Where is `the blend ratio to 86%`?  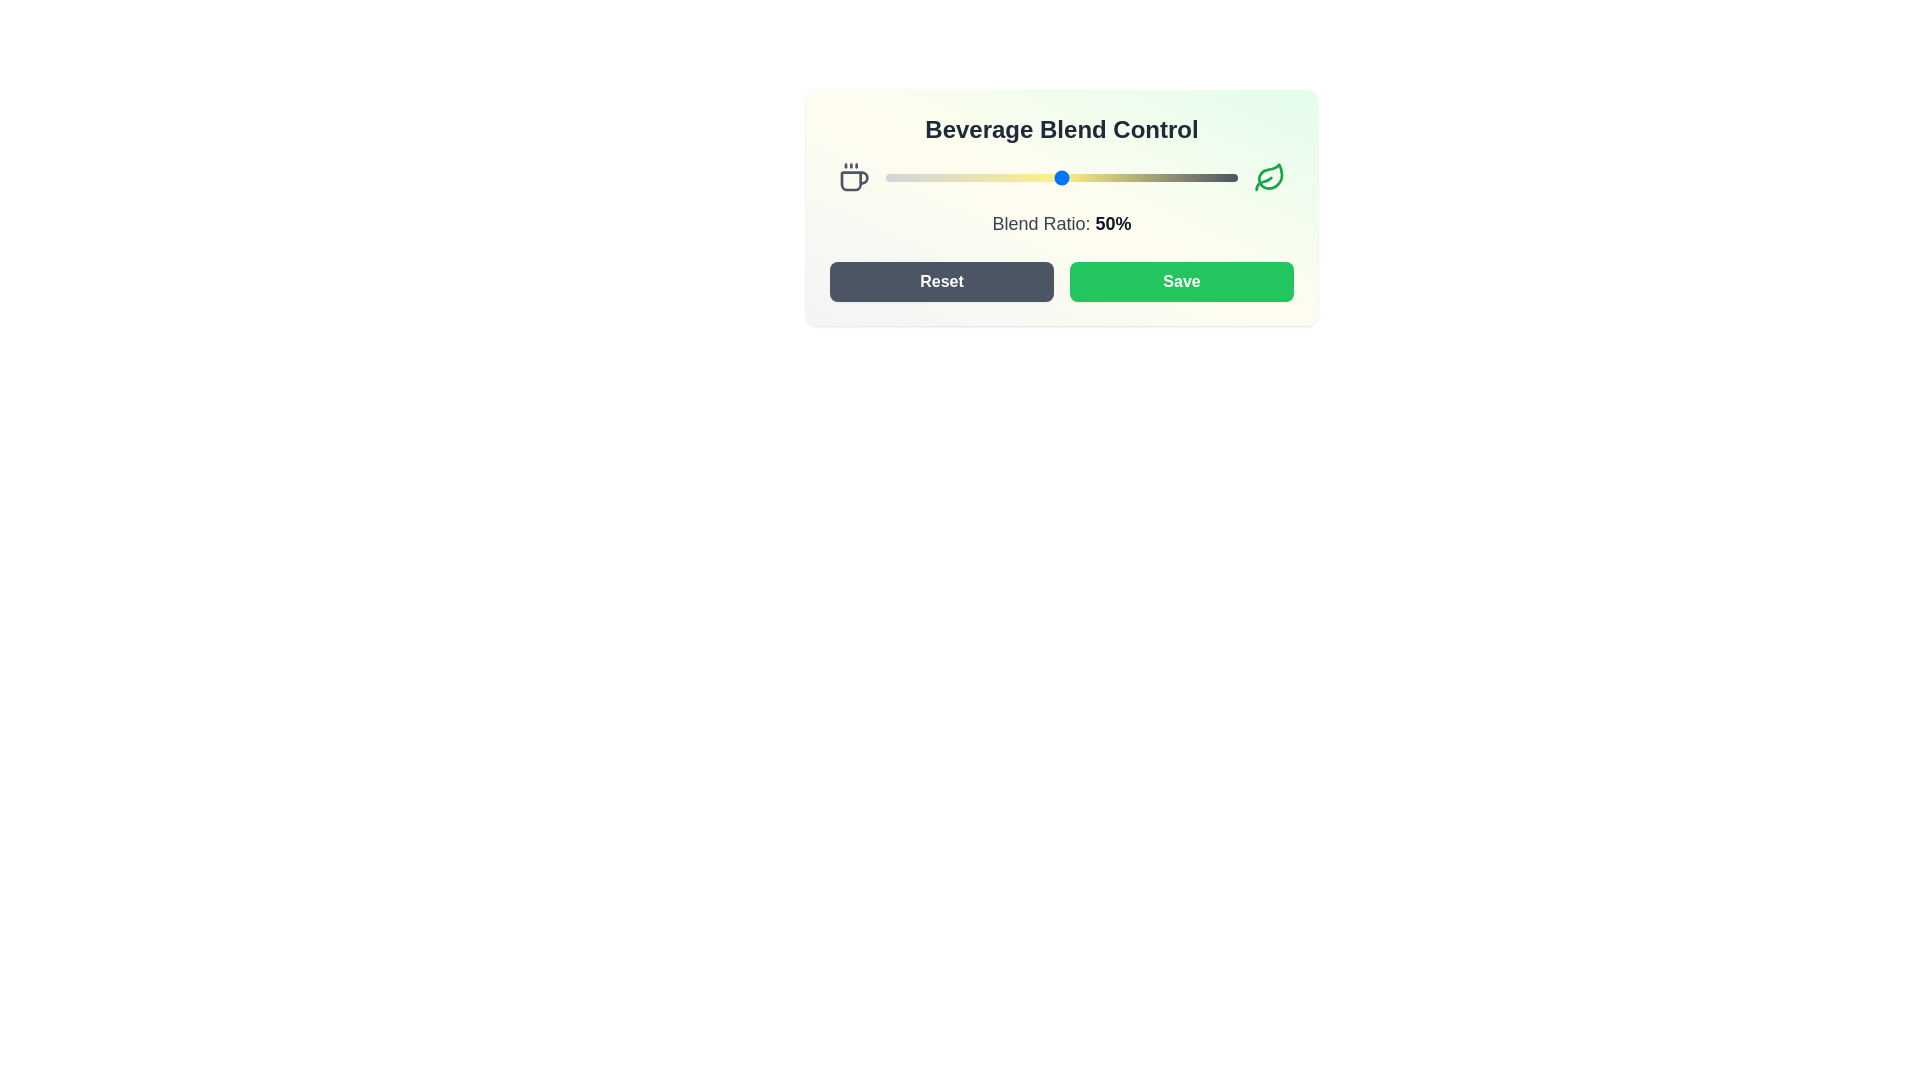 the blend ratio to 86% is located at coordinates (1188, 176).